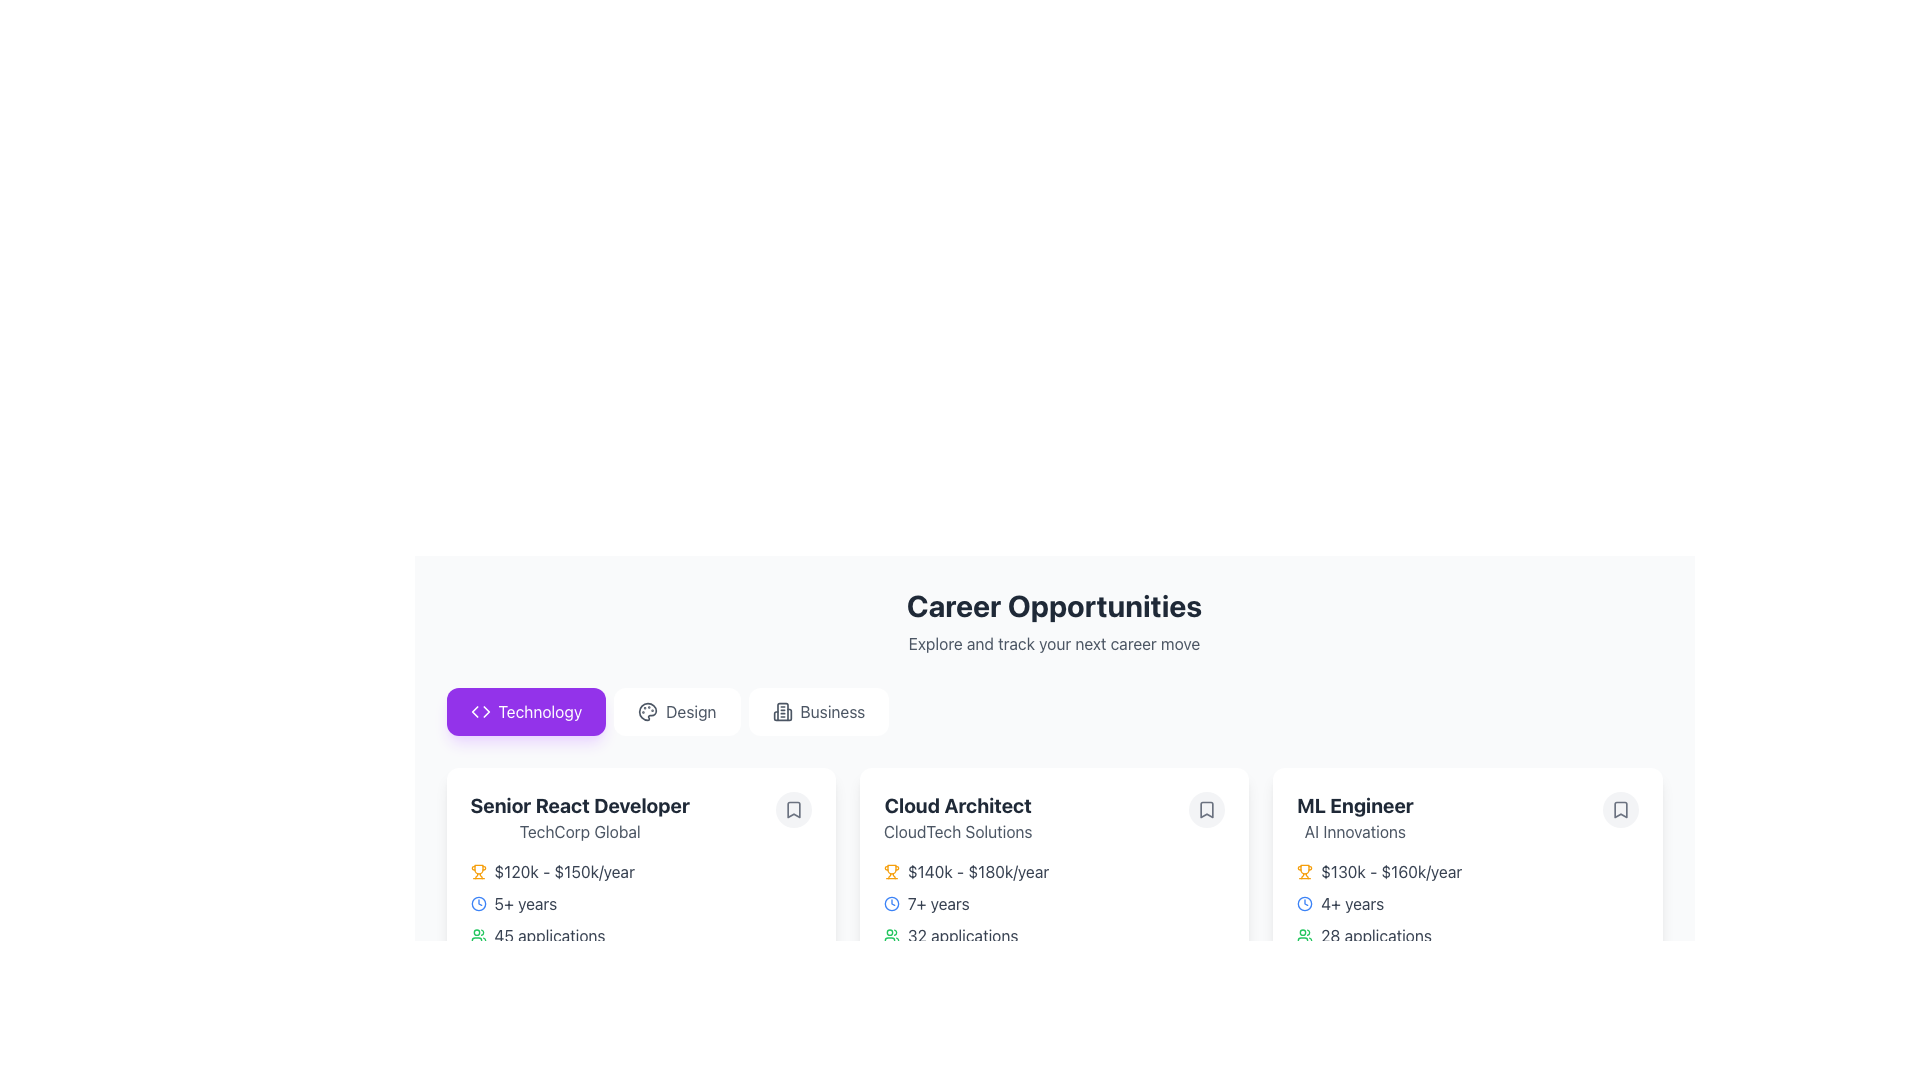 The image size is (1920, 1080). What do you see at coordinates (579, 817) in the screenshot?
I see `job details text block displaying the title 'Senior React Developer' and the company name 'TechCorp Global', which is the first job listing under the 'Technology' tab` at bounding box center [579, 817].